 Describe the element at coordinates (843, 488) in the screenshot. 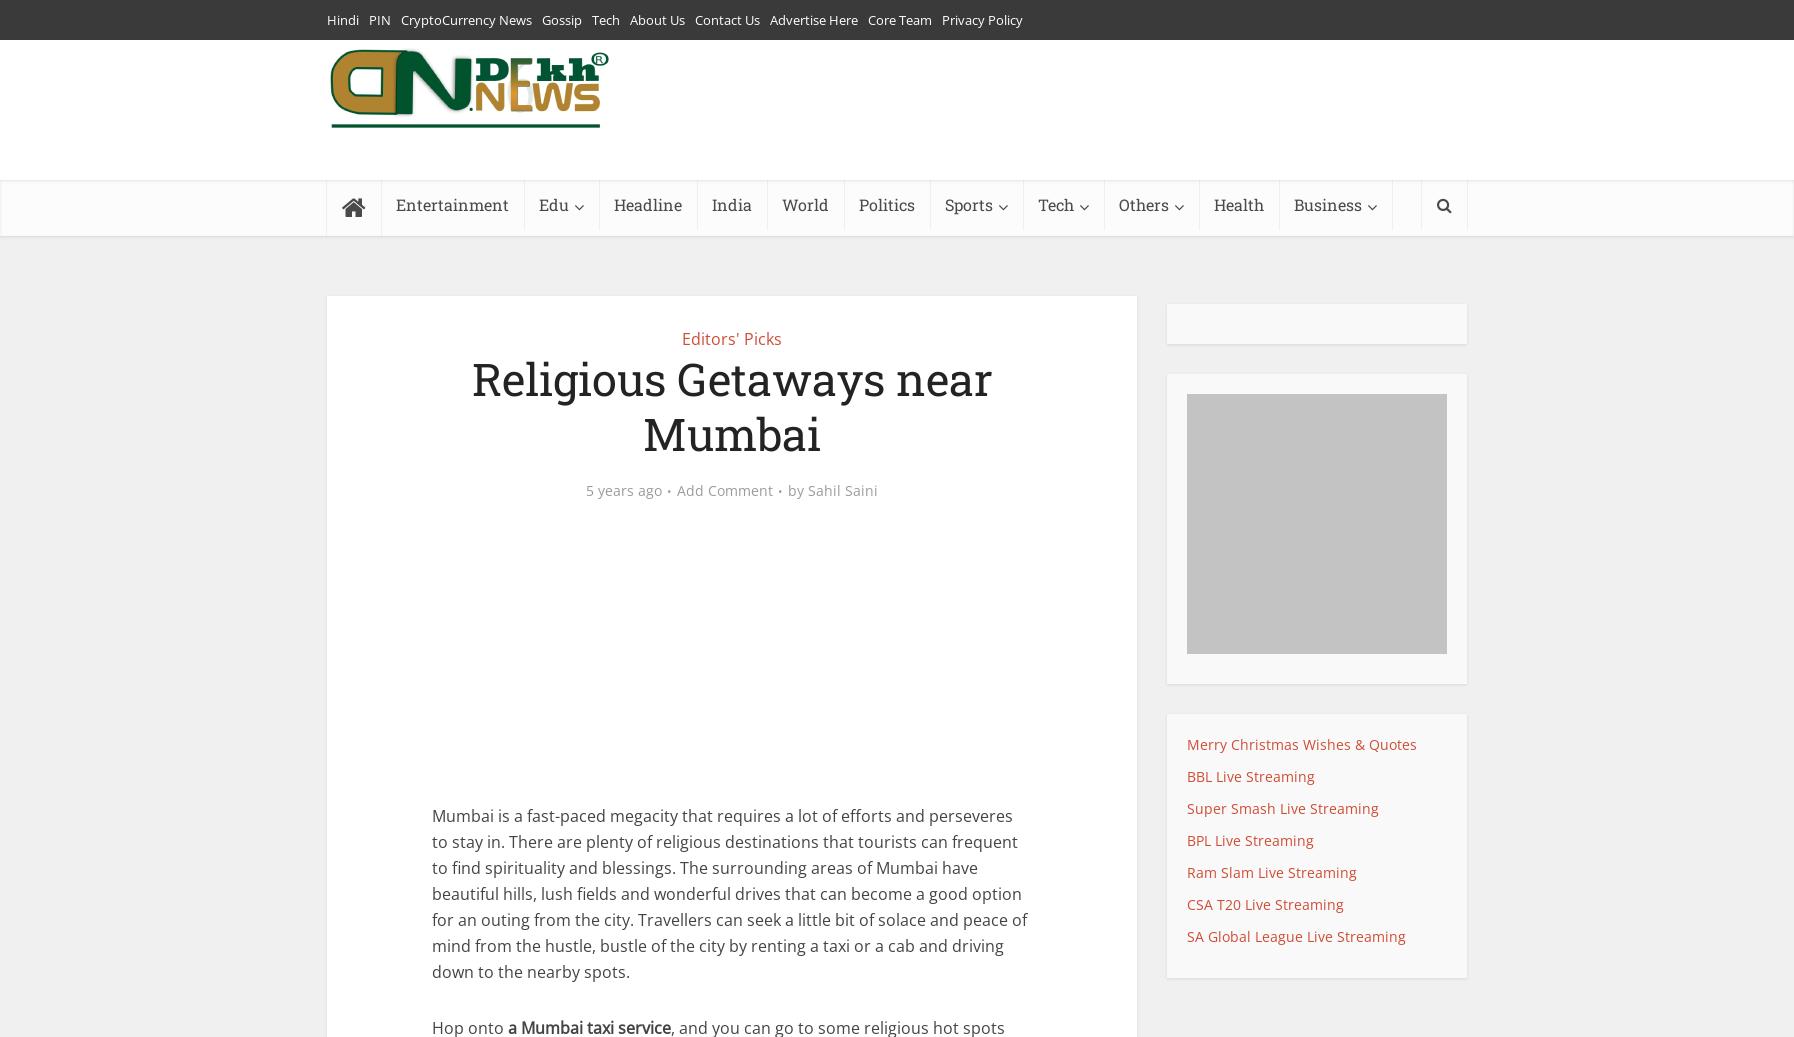

I see `'Sahil Saini'` at that location.